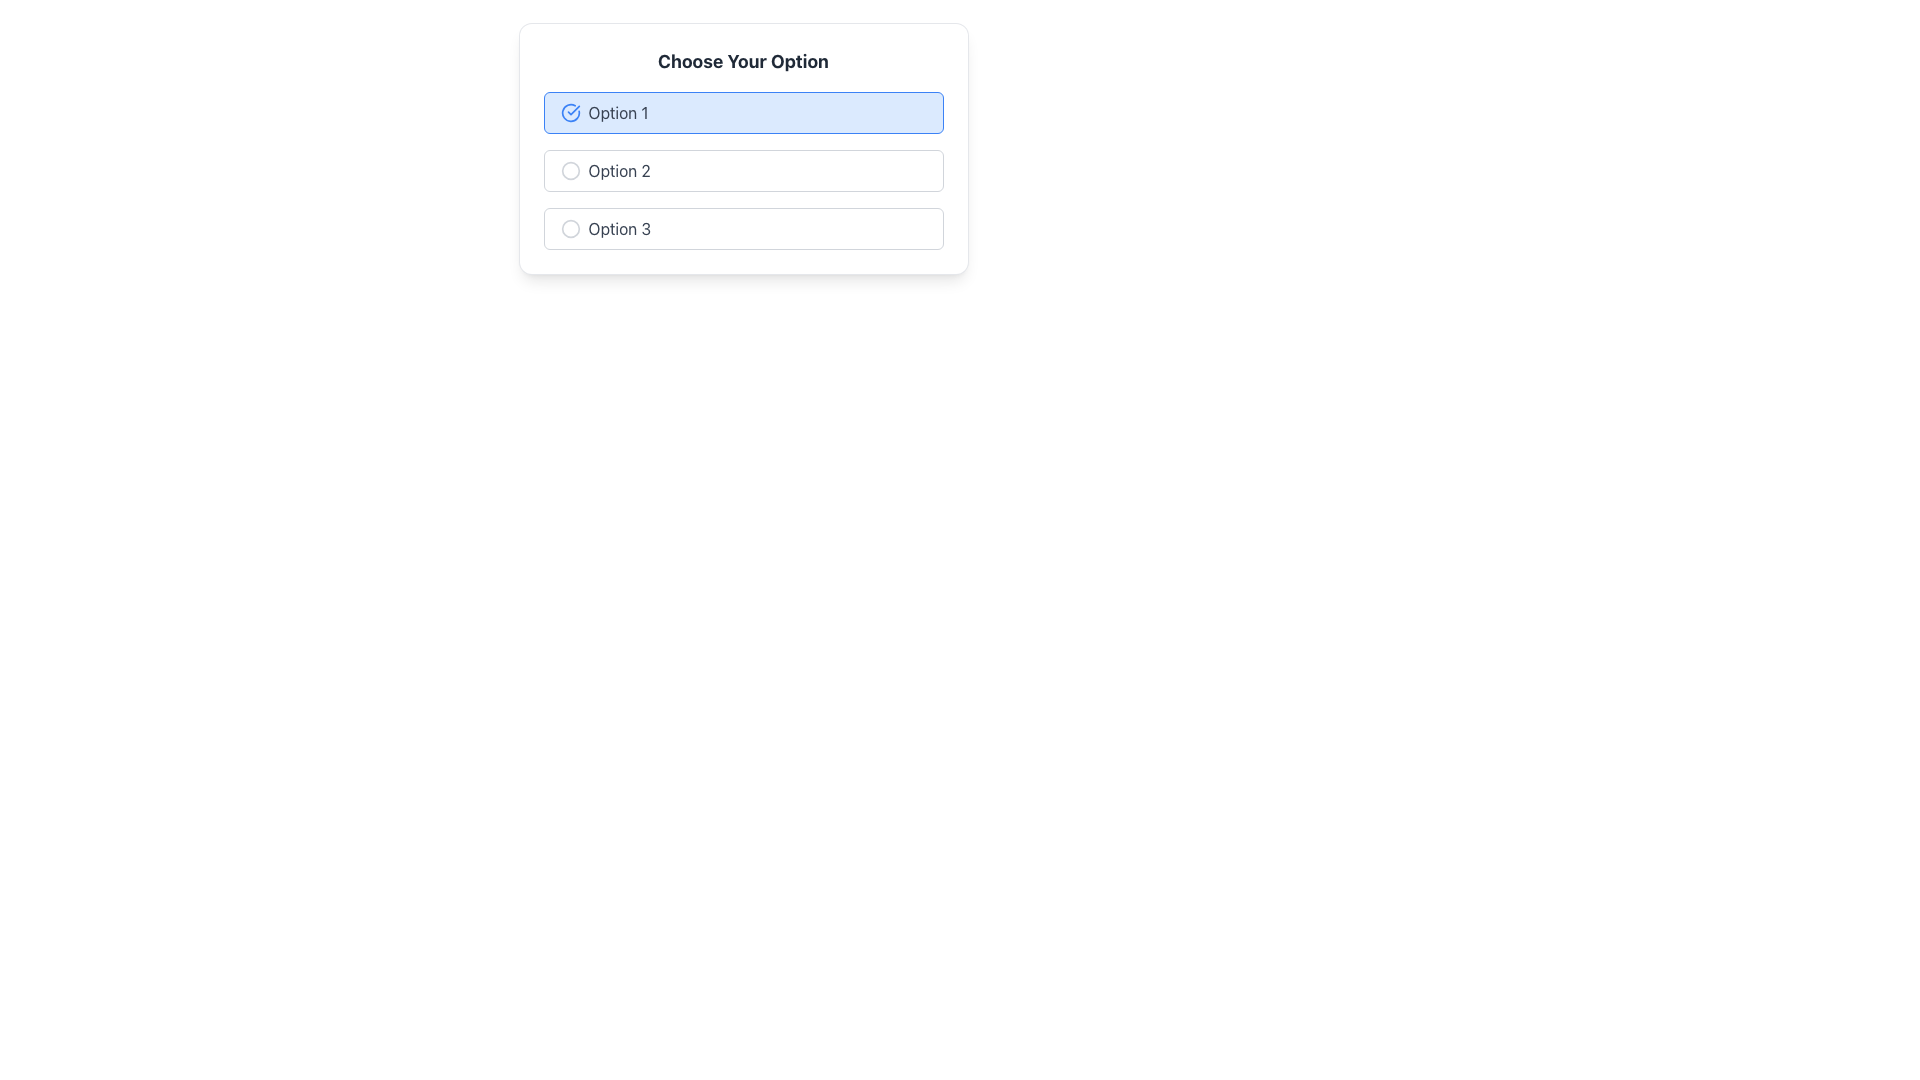 This screenshot has width=1920, height=1080. Describe the element at coordinates (617, 112) in the screenshot. I see `the Static Label displaying 'Option 1', which is part of a blue-highlighted selection row` at that location.